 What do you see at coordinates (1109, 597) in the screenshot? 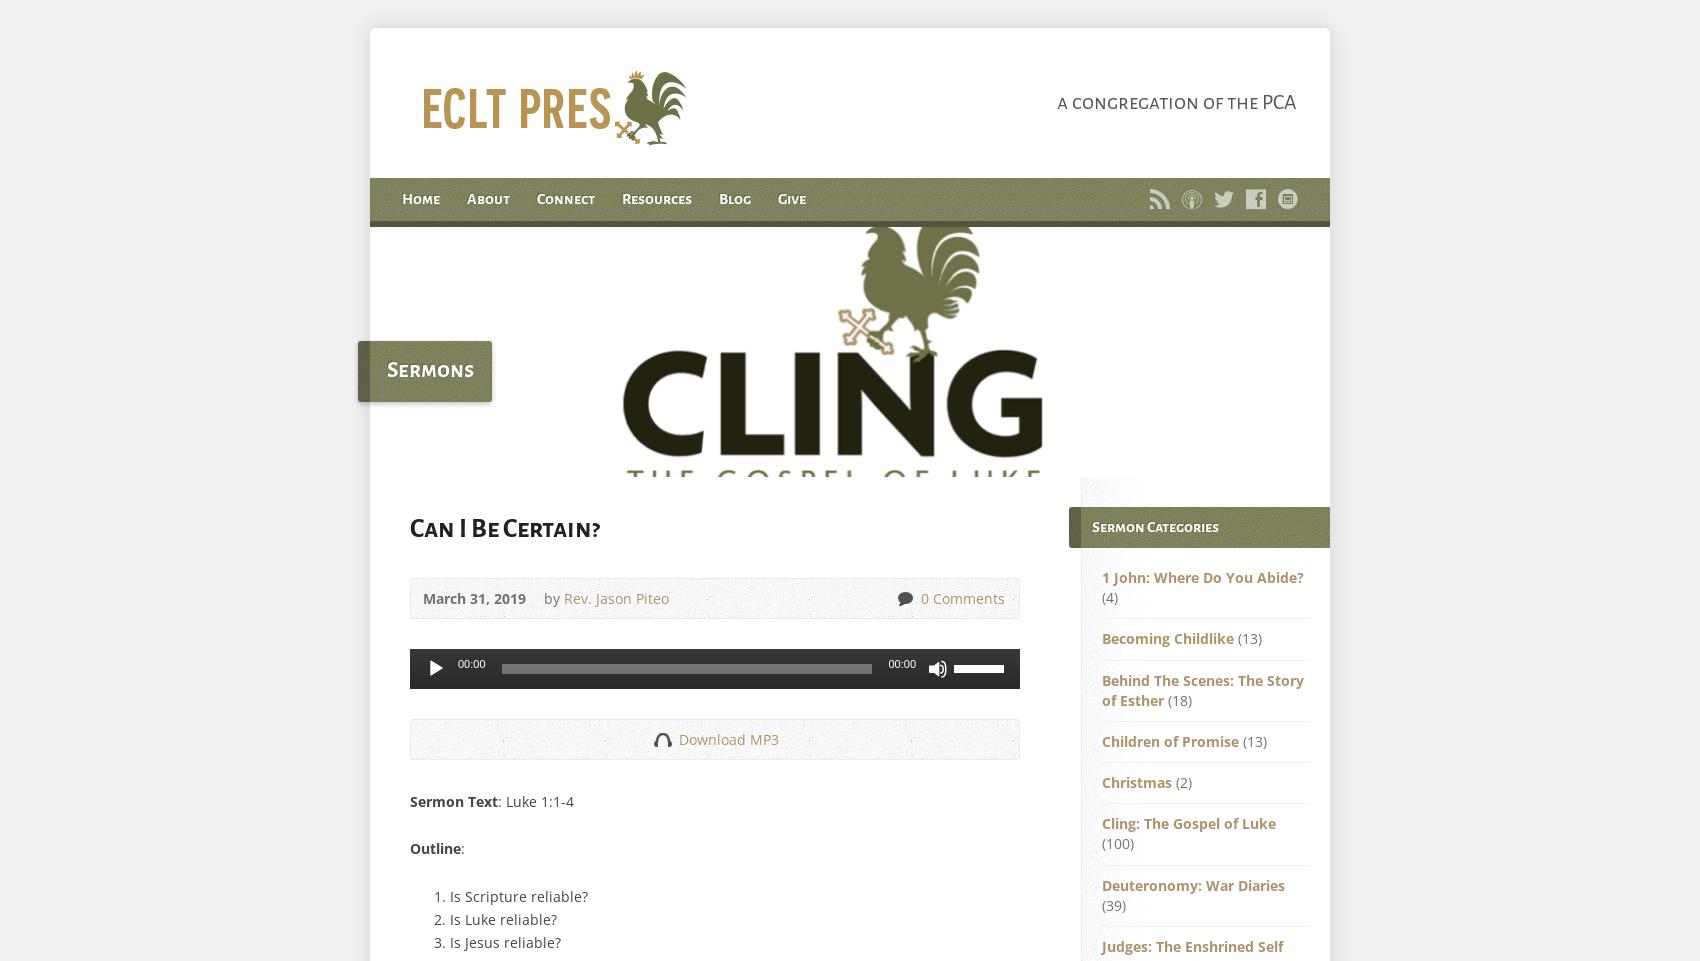
I see `'(4)'` at bounding box center [1109, 597].